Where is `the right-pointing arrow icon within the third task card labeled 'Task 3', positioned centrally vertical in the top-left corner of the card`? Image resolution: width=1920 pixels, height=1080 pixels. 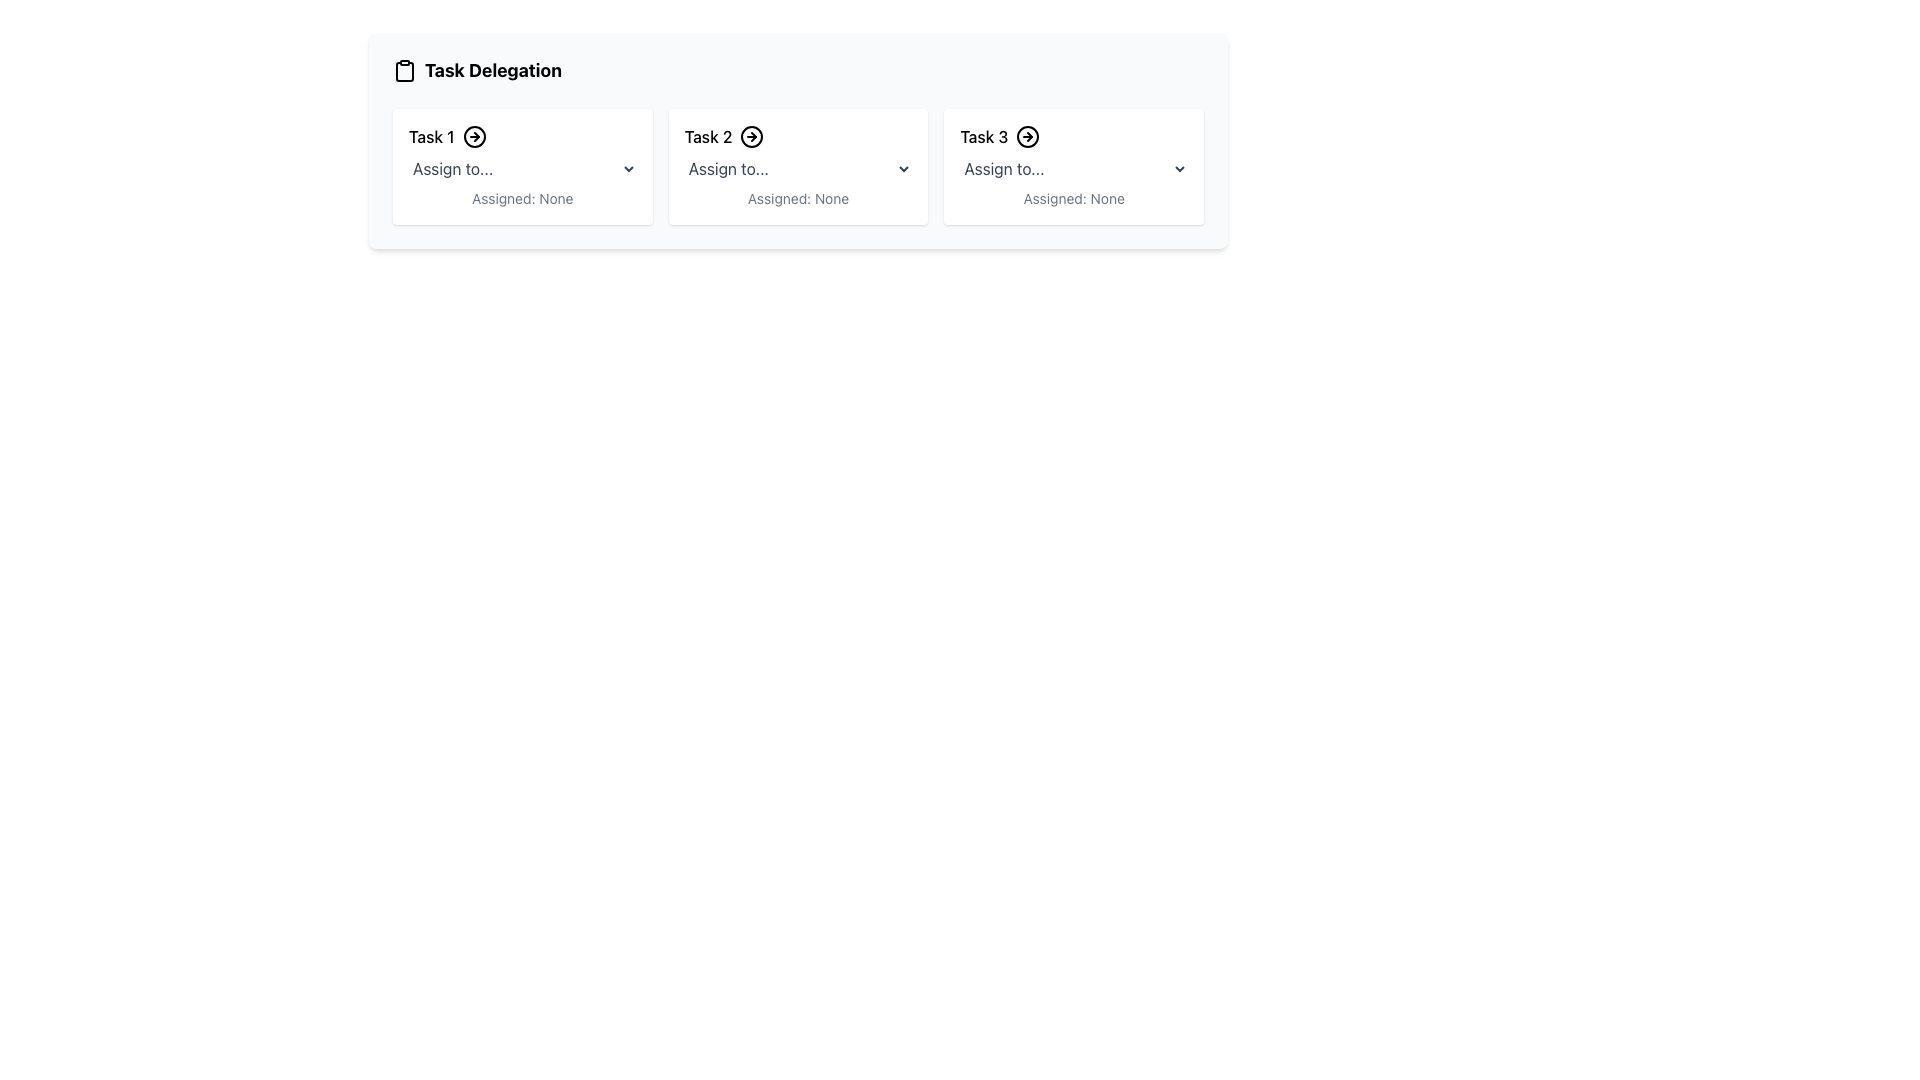
the right-pointing arrow icon within the third task card labeled 'Task 3', positioned centrally vertical in the top-left corner of the card is located at coordinates (1028, 136).